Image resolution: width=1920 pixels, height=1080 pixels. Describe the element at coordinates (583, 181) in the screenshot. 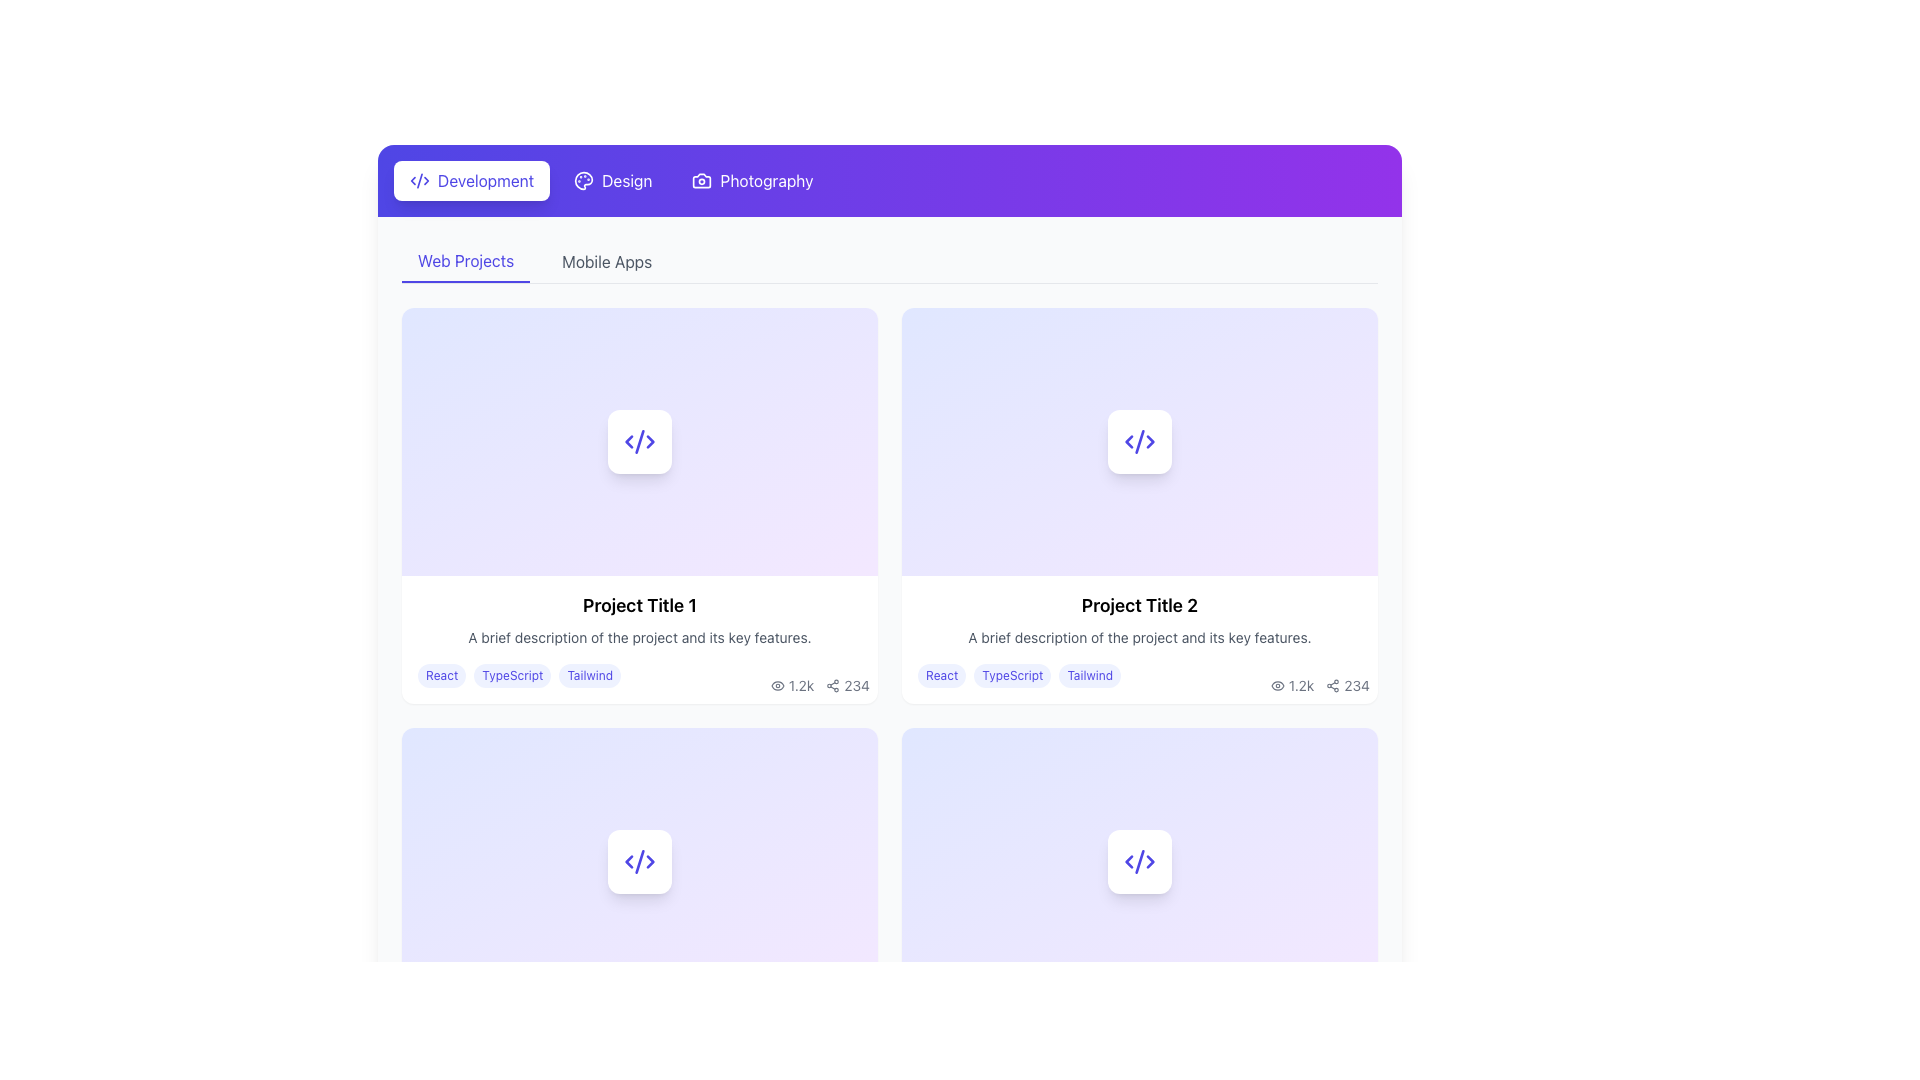

I see `the small circular palette icon located in the navigation bar next to the 'Design' label for its visual information` at that location.